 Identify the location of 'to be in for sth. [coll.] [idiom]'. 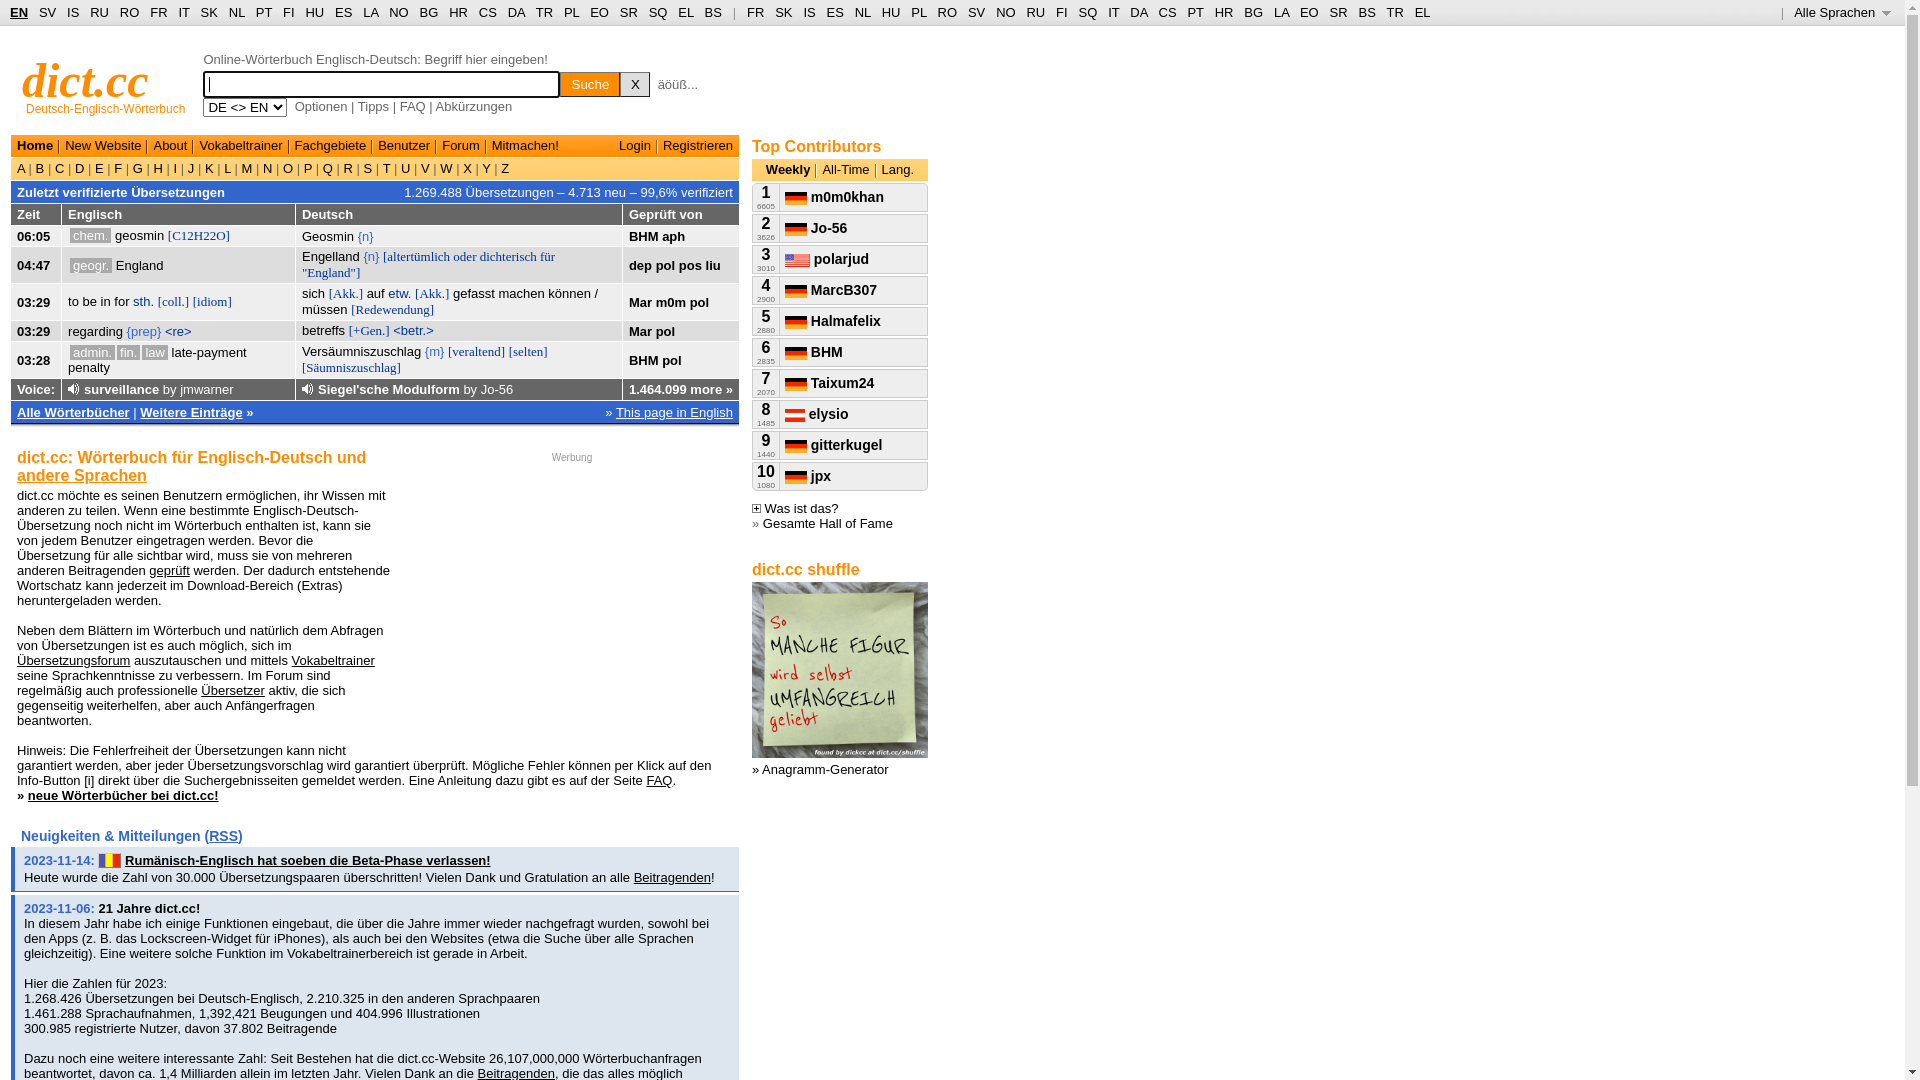
(148, 301).